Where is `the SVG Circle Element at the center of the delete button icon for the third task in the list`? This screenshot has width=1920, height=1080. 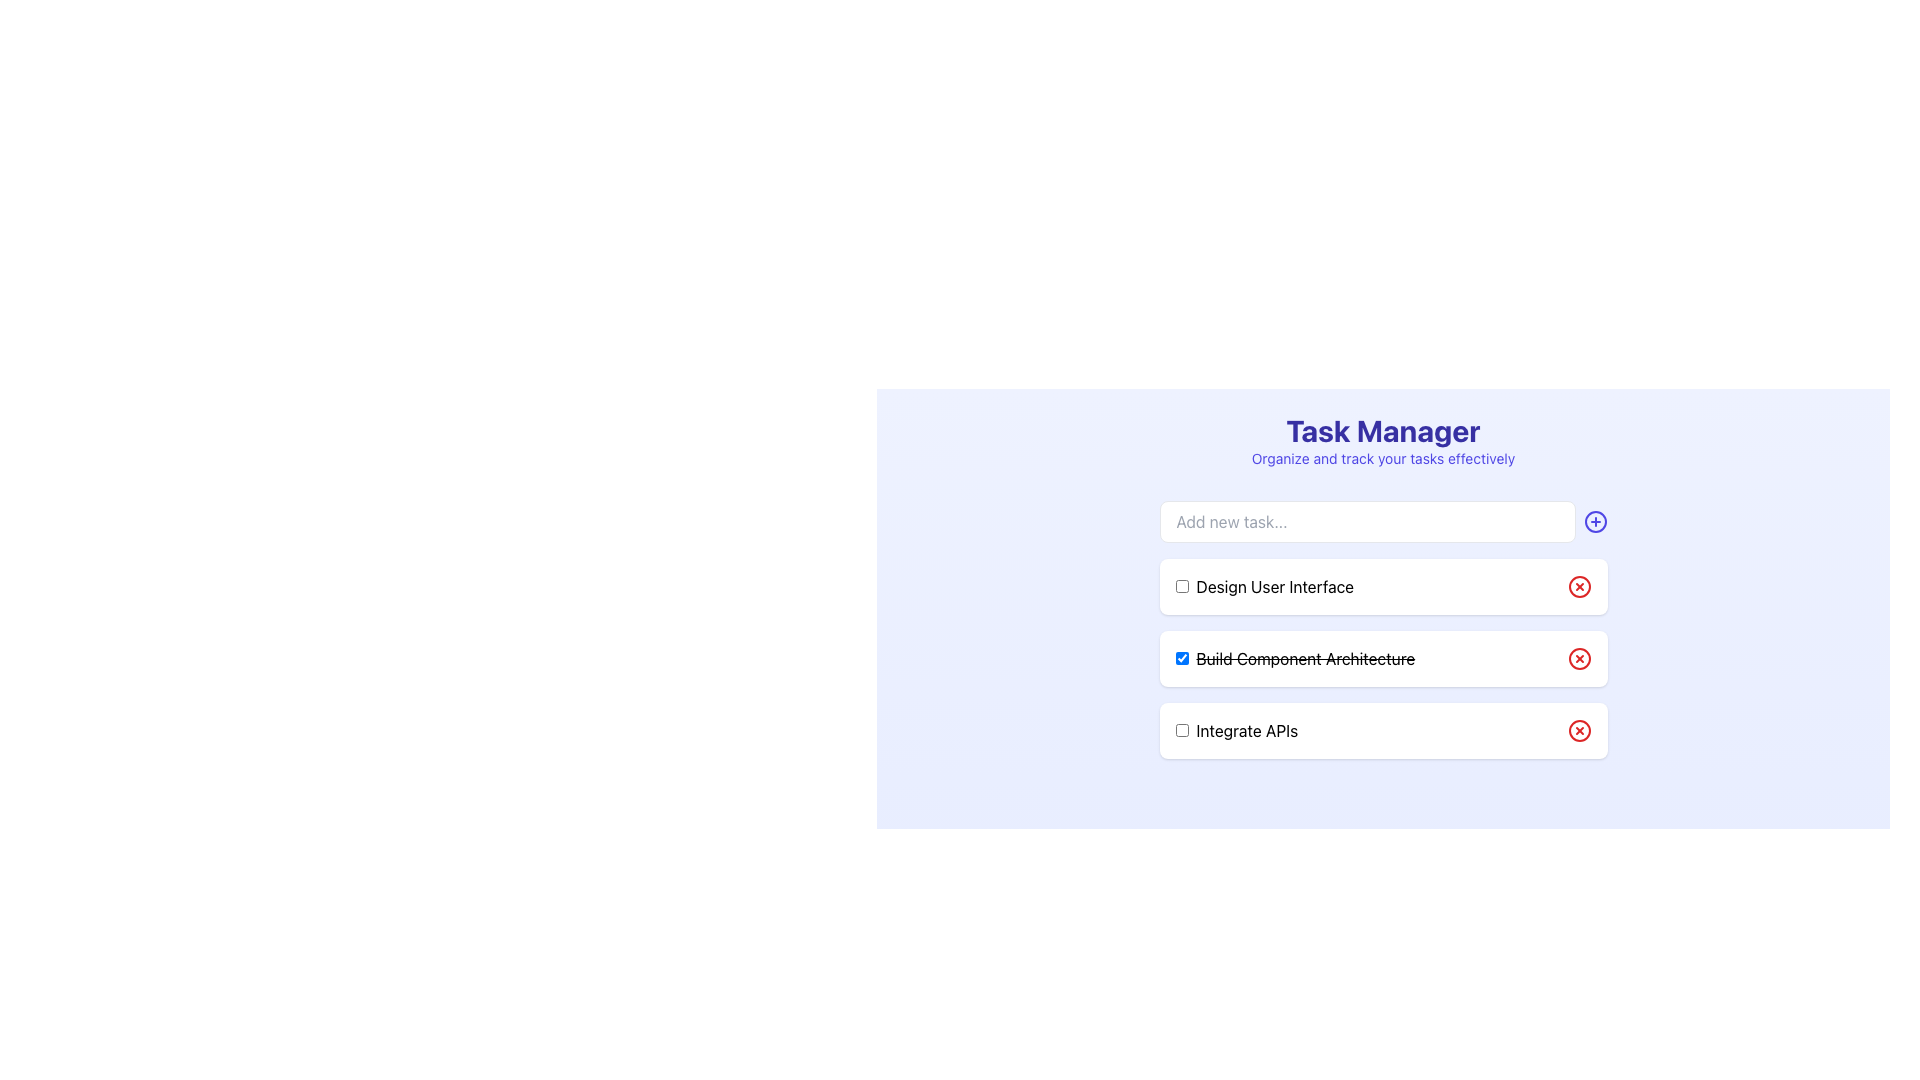 the SVG Circle Element at the center of the delete button icon for the third task in the list is located at coordinates (1578, 731).